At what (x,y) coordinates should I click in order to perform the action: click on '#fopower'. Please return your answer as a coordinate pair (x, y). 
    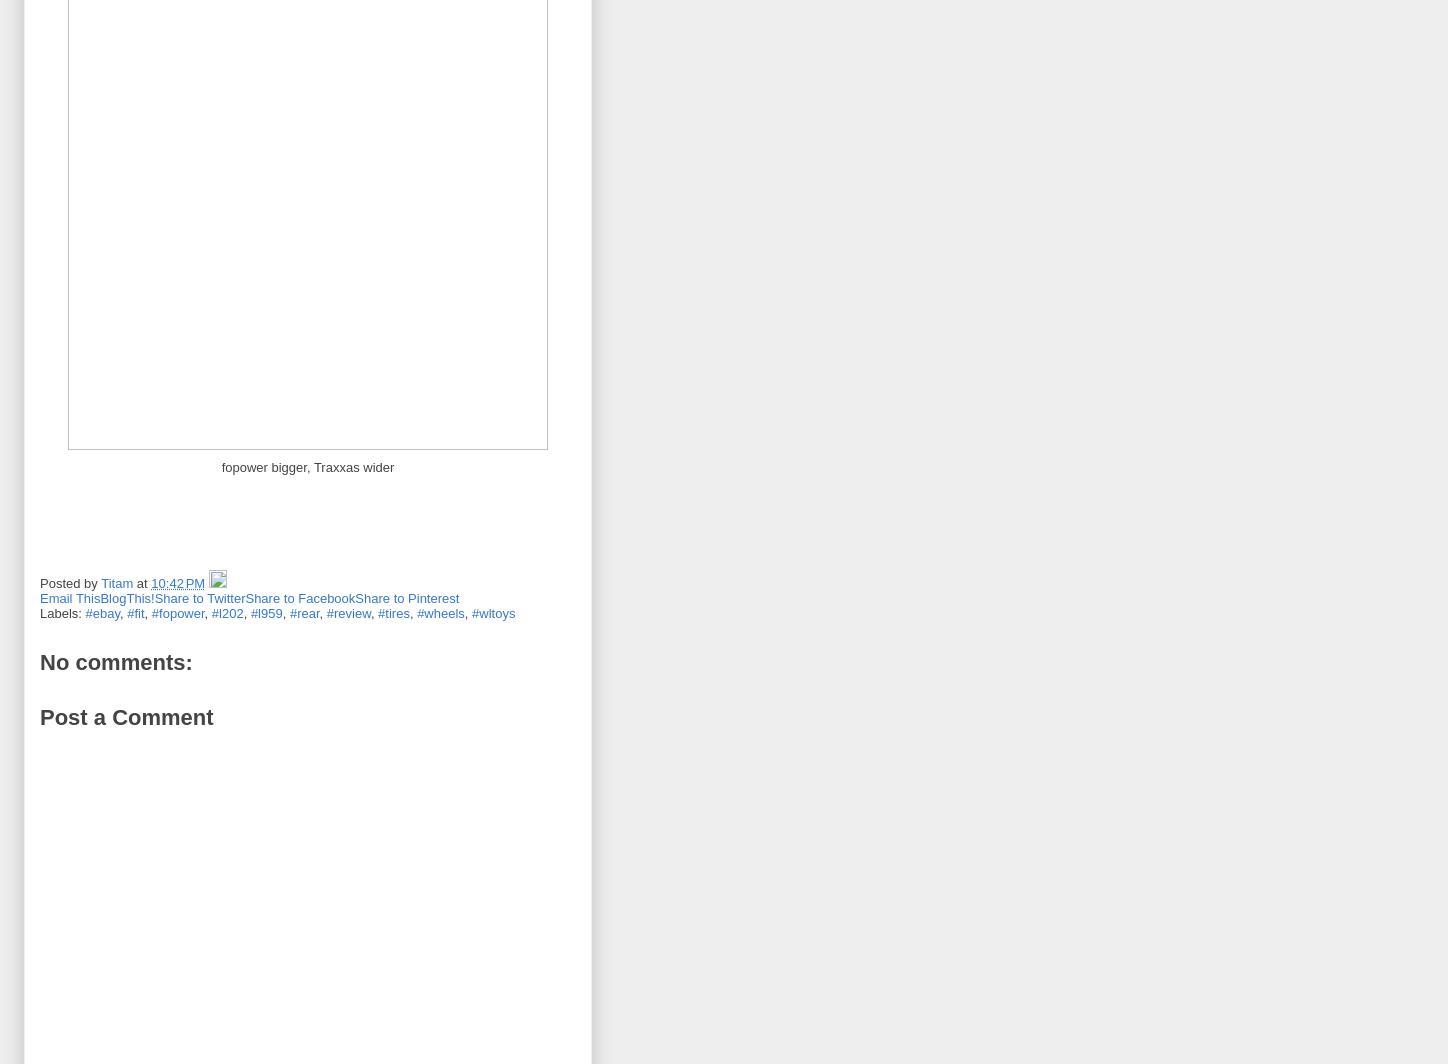
    Looking at the image, I should click on (176, 612).